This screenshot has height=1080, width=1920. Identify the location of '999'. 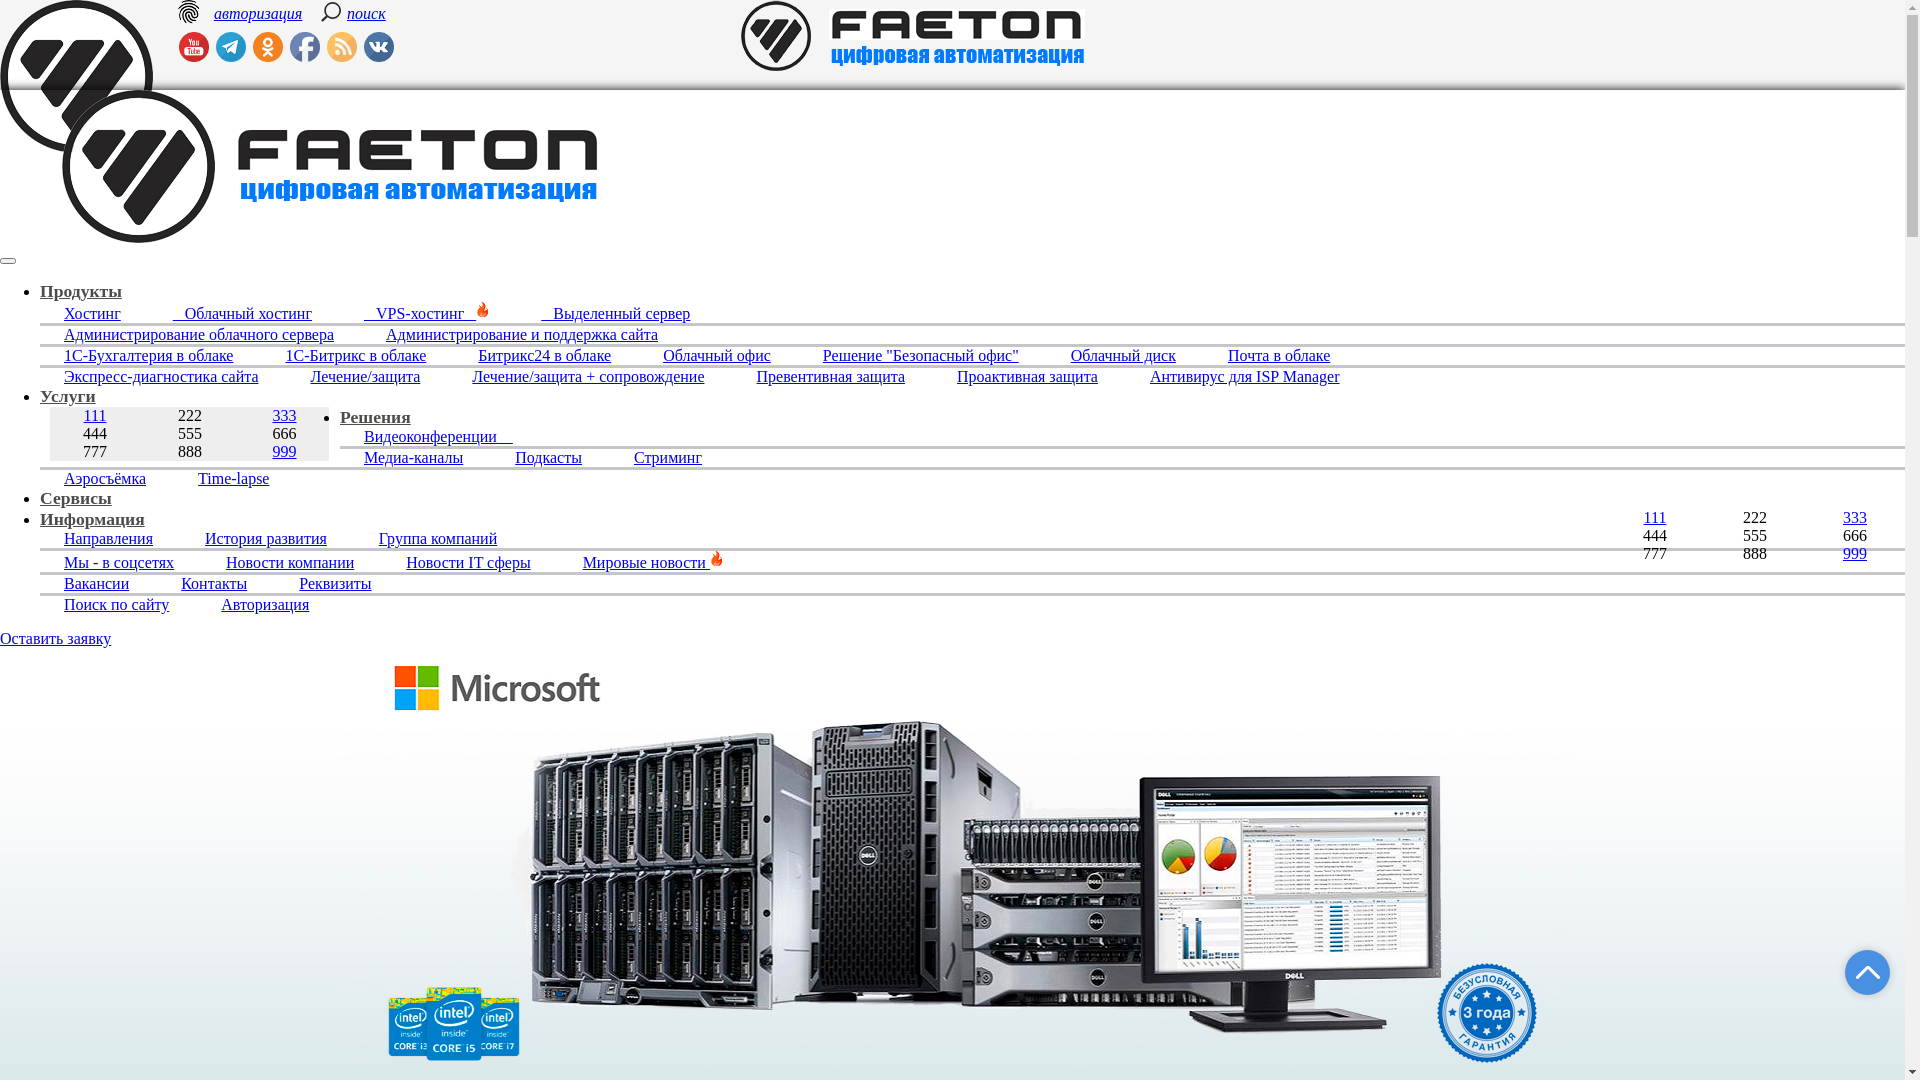
(1853, 553).